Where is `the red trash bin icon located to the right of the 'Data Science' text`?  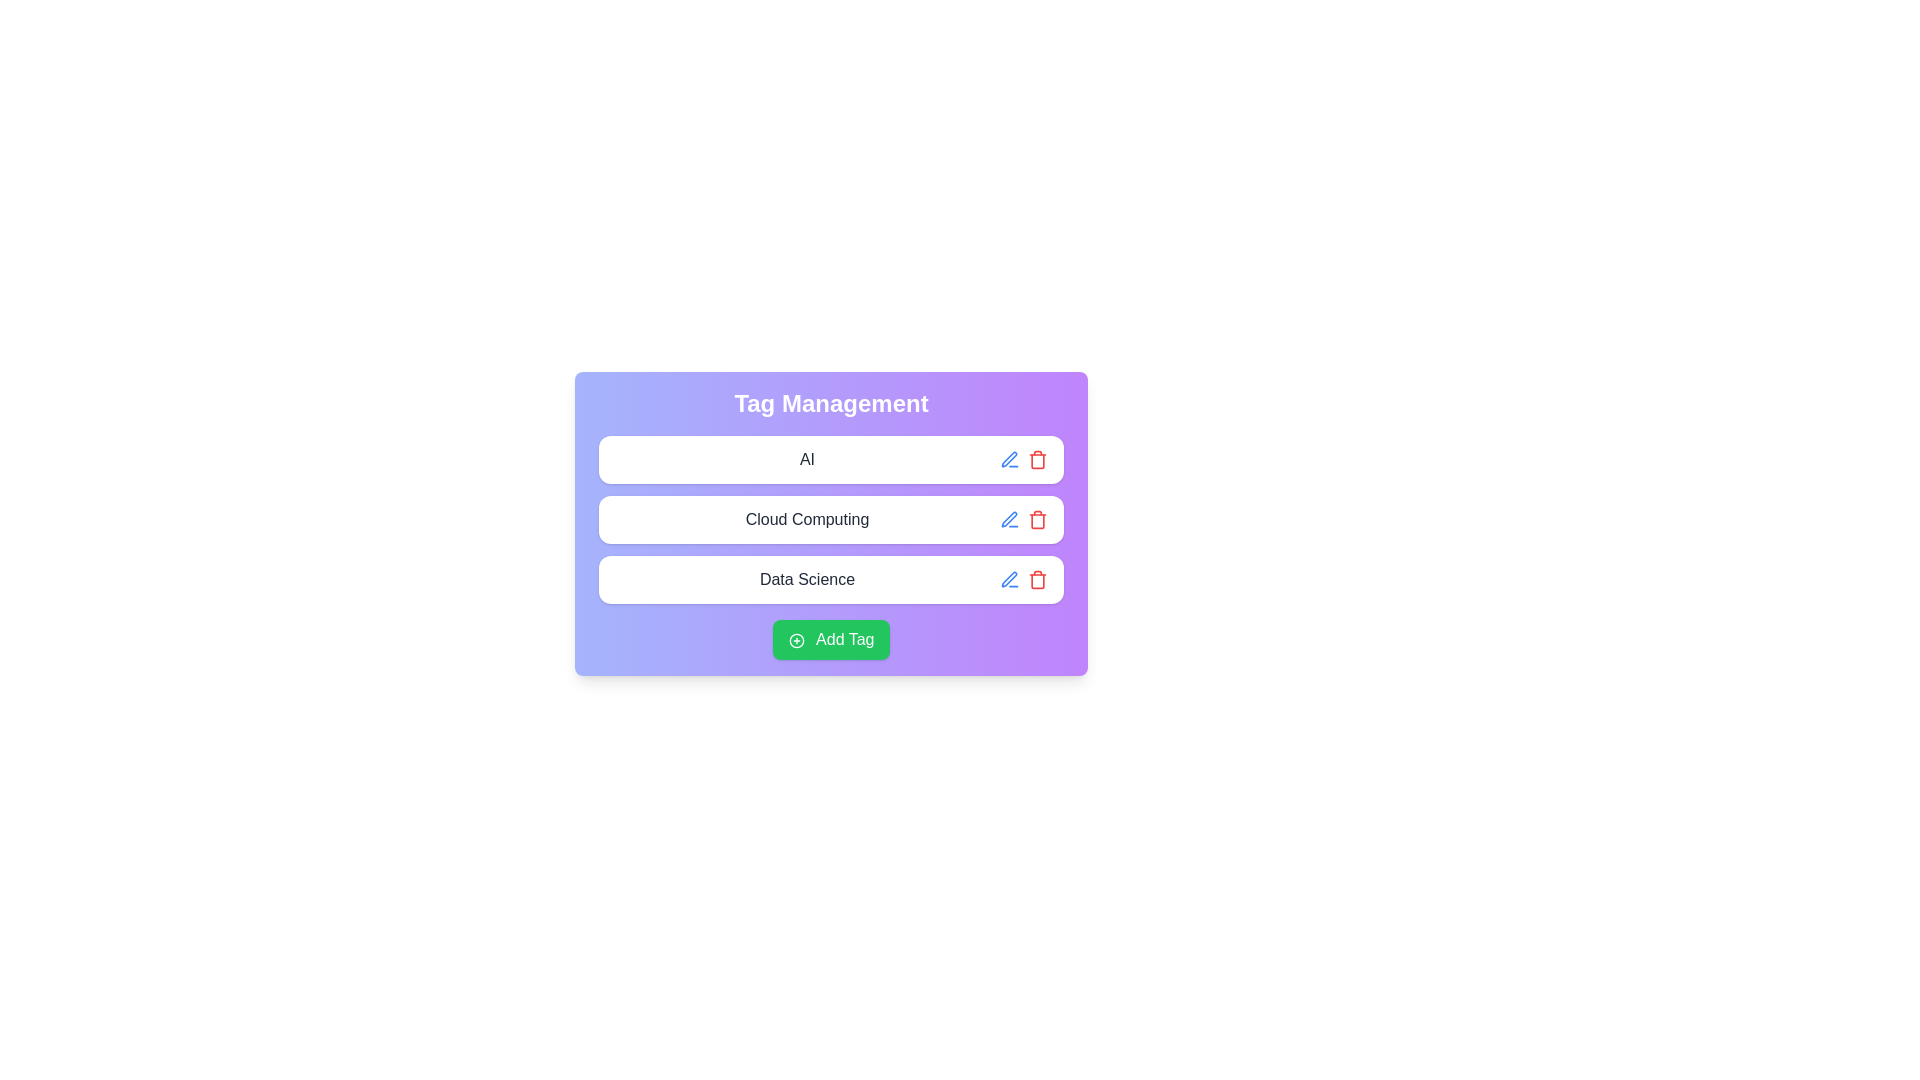
the red trash bin icon located to the right of the 'Data Science' text is located at coordinates (1023, 579).